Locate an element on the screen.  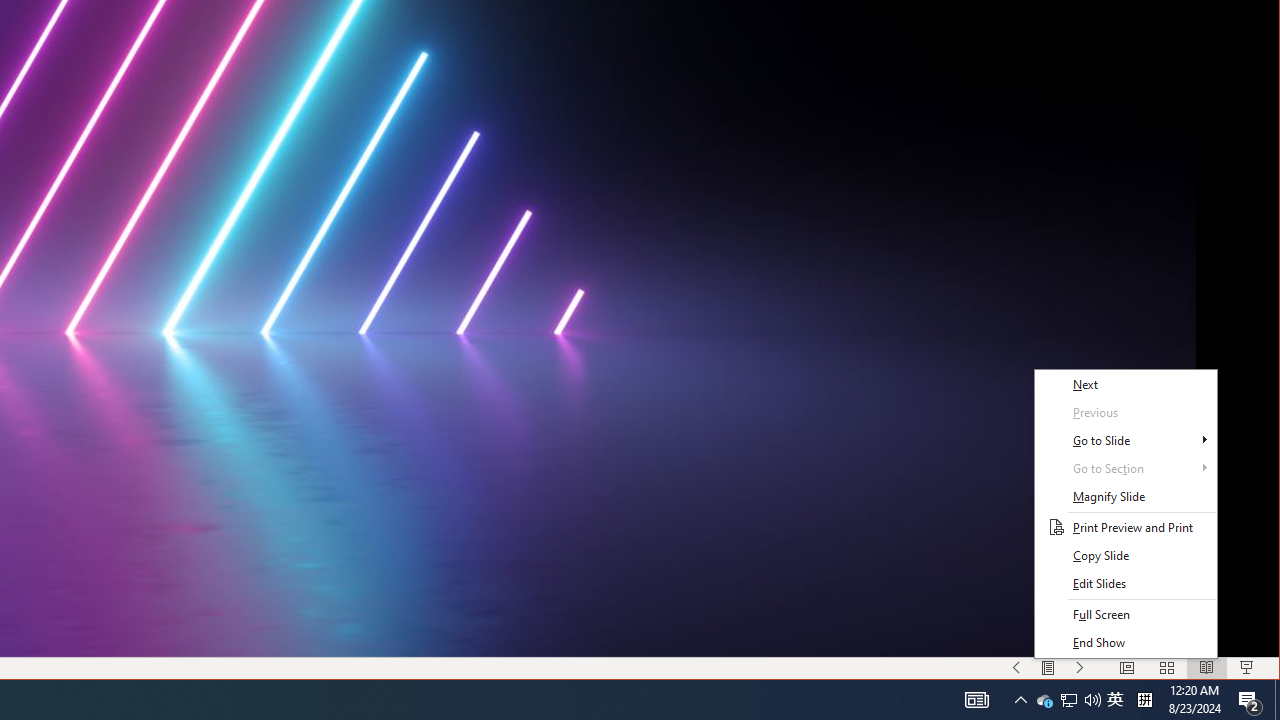
'Context Menu' is located at coordinates (1126, 512).